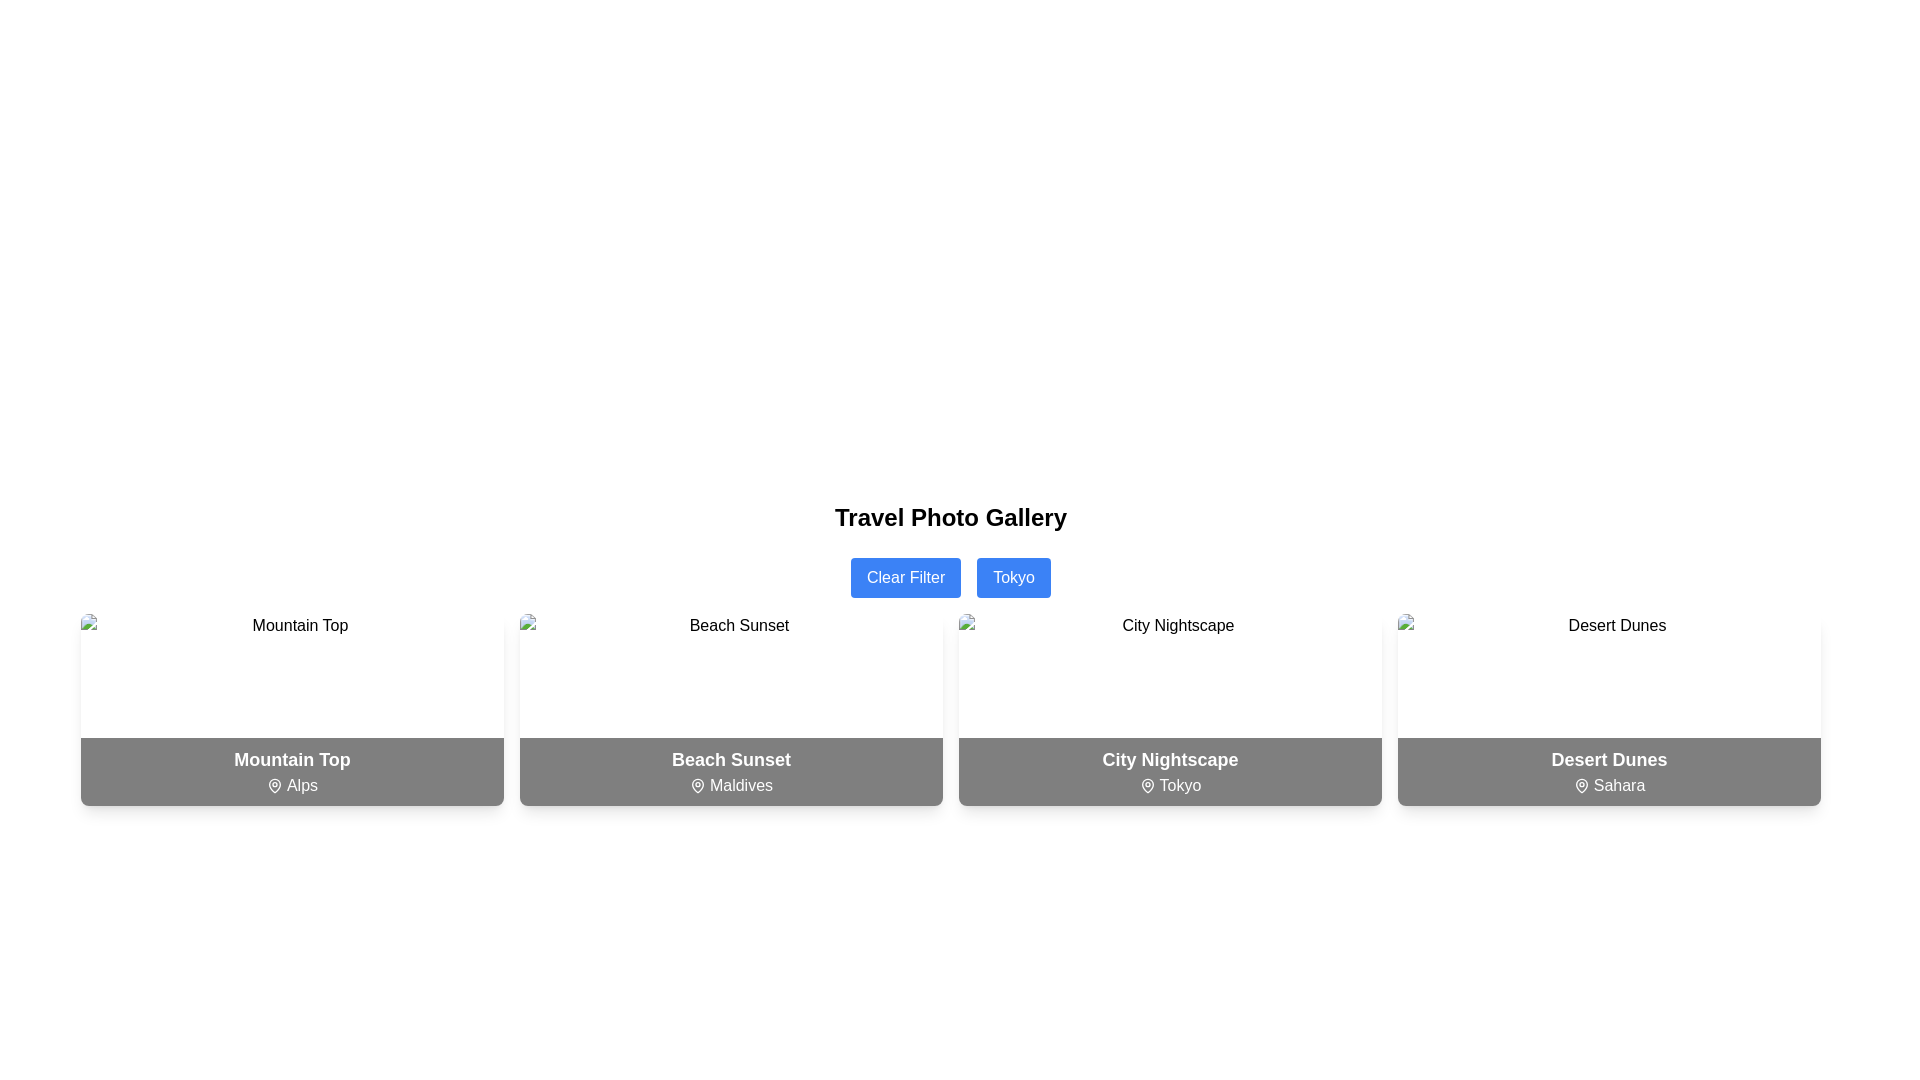  Describe the element at coordinates (949, 578) in the screenshot. I see `the 'Clear Filter' button, which is a rectangular button with a blue background and white text, located in the button group below 'Travel Photo Gallery'` at that location.